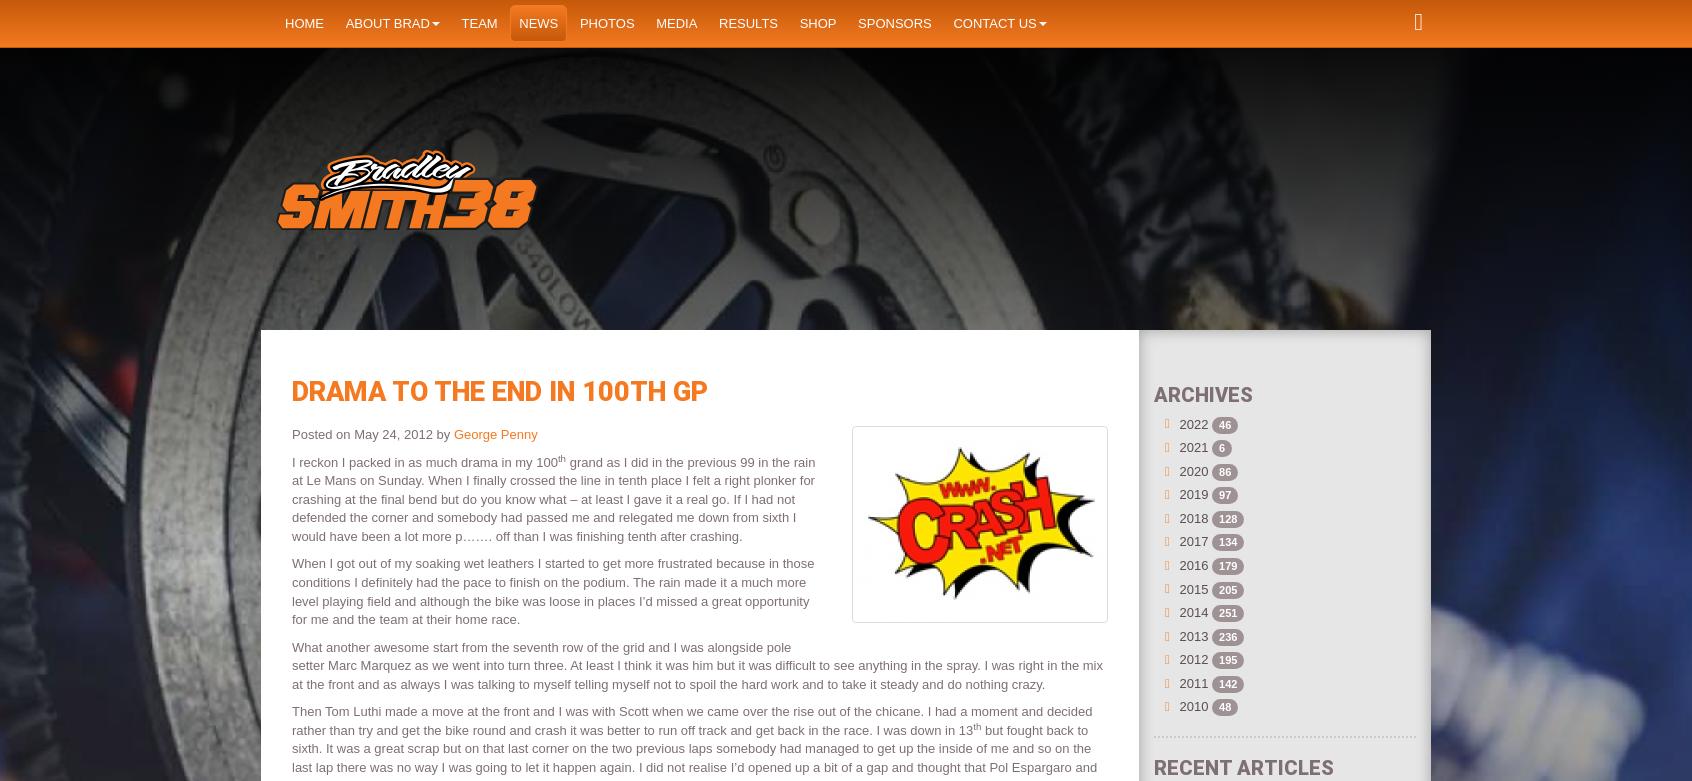 The width and height of the screenshot is (1692, 781). What do you see at coordinates (1228, 659) in the screenshot?
I see `'195'` at bounding box center [1228, 659].